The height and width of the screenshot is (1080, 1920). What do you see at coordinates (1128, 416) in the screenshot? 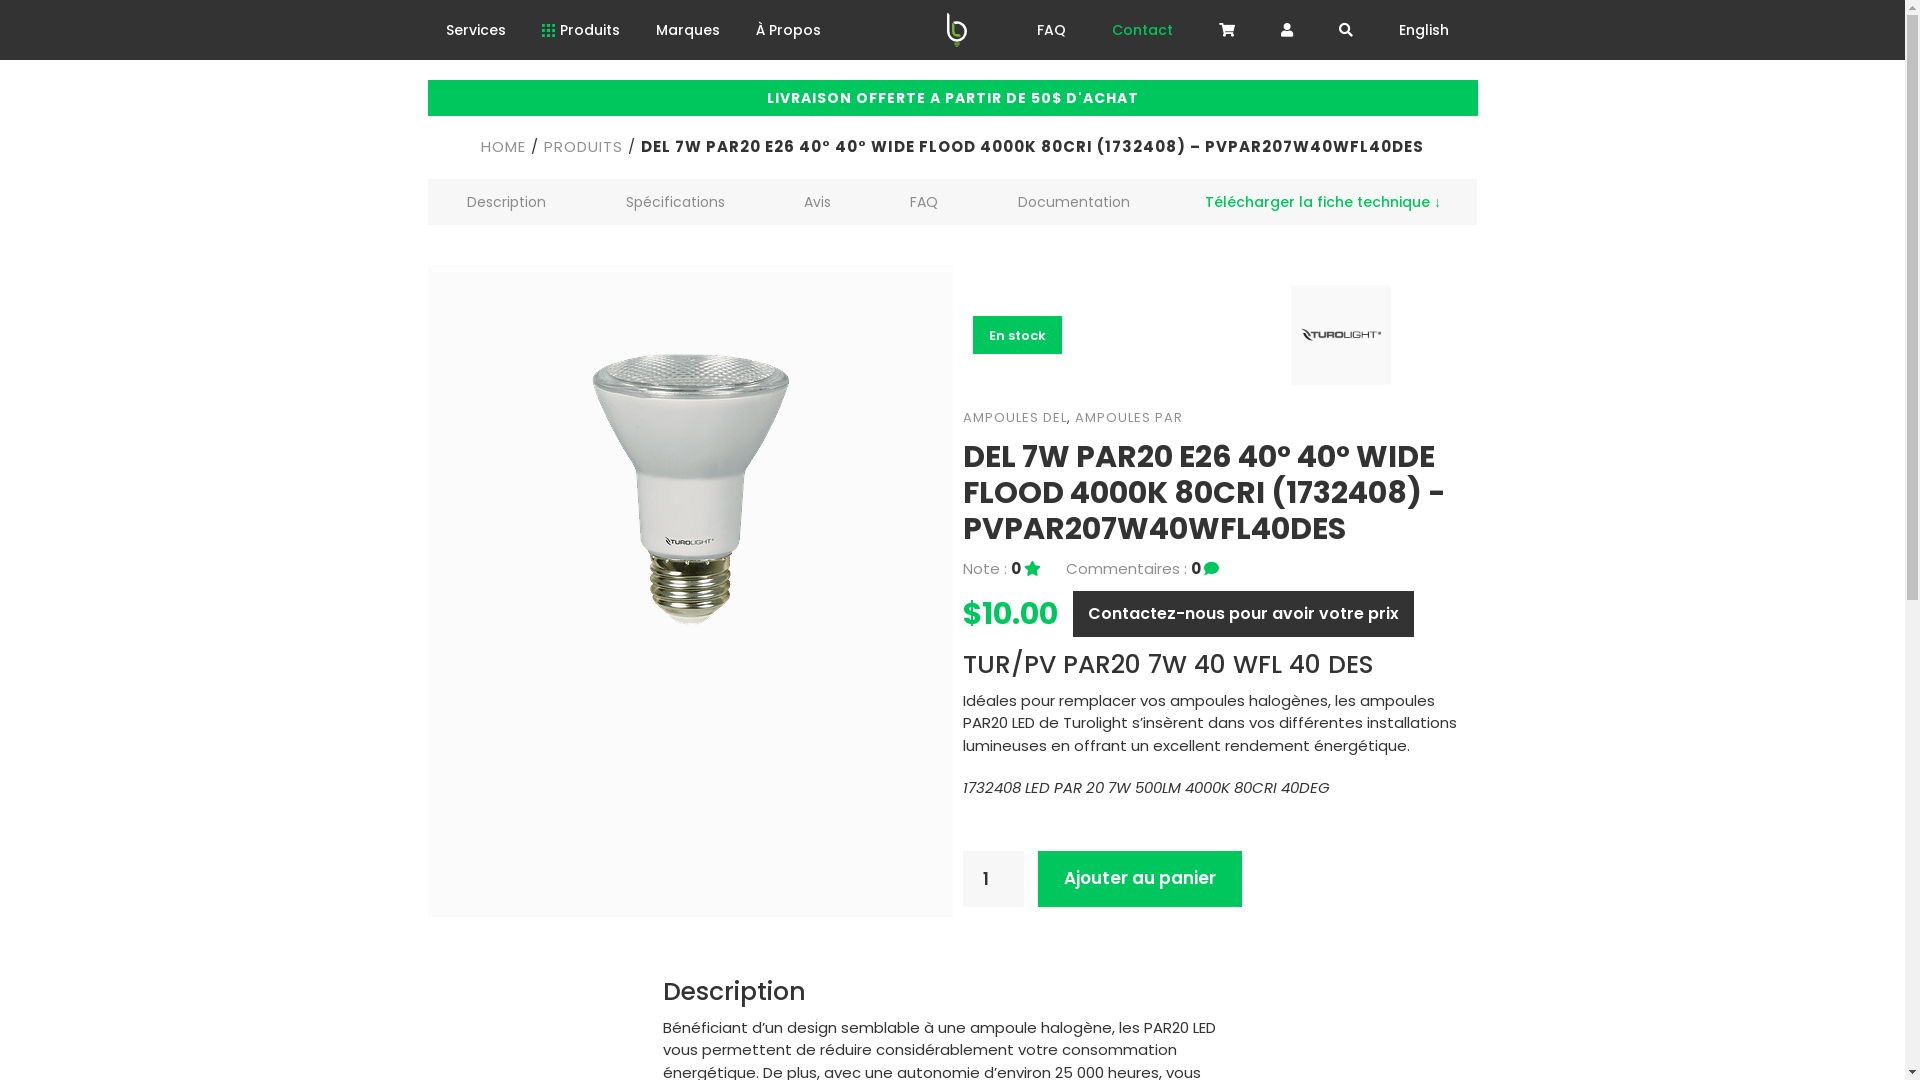
I see `'AMPOULES PAR'` at bounding box center [1128, 416].